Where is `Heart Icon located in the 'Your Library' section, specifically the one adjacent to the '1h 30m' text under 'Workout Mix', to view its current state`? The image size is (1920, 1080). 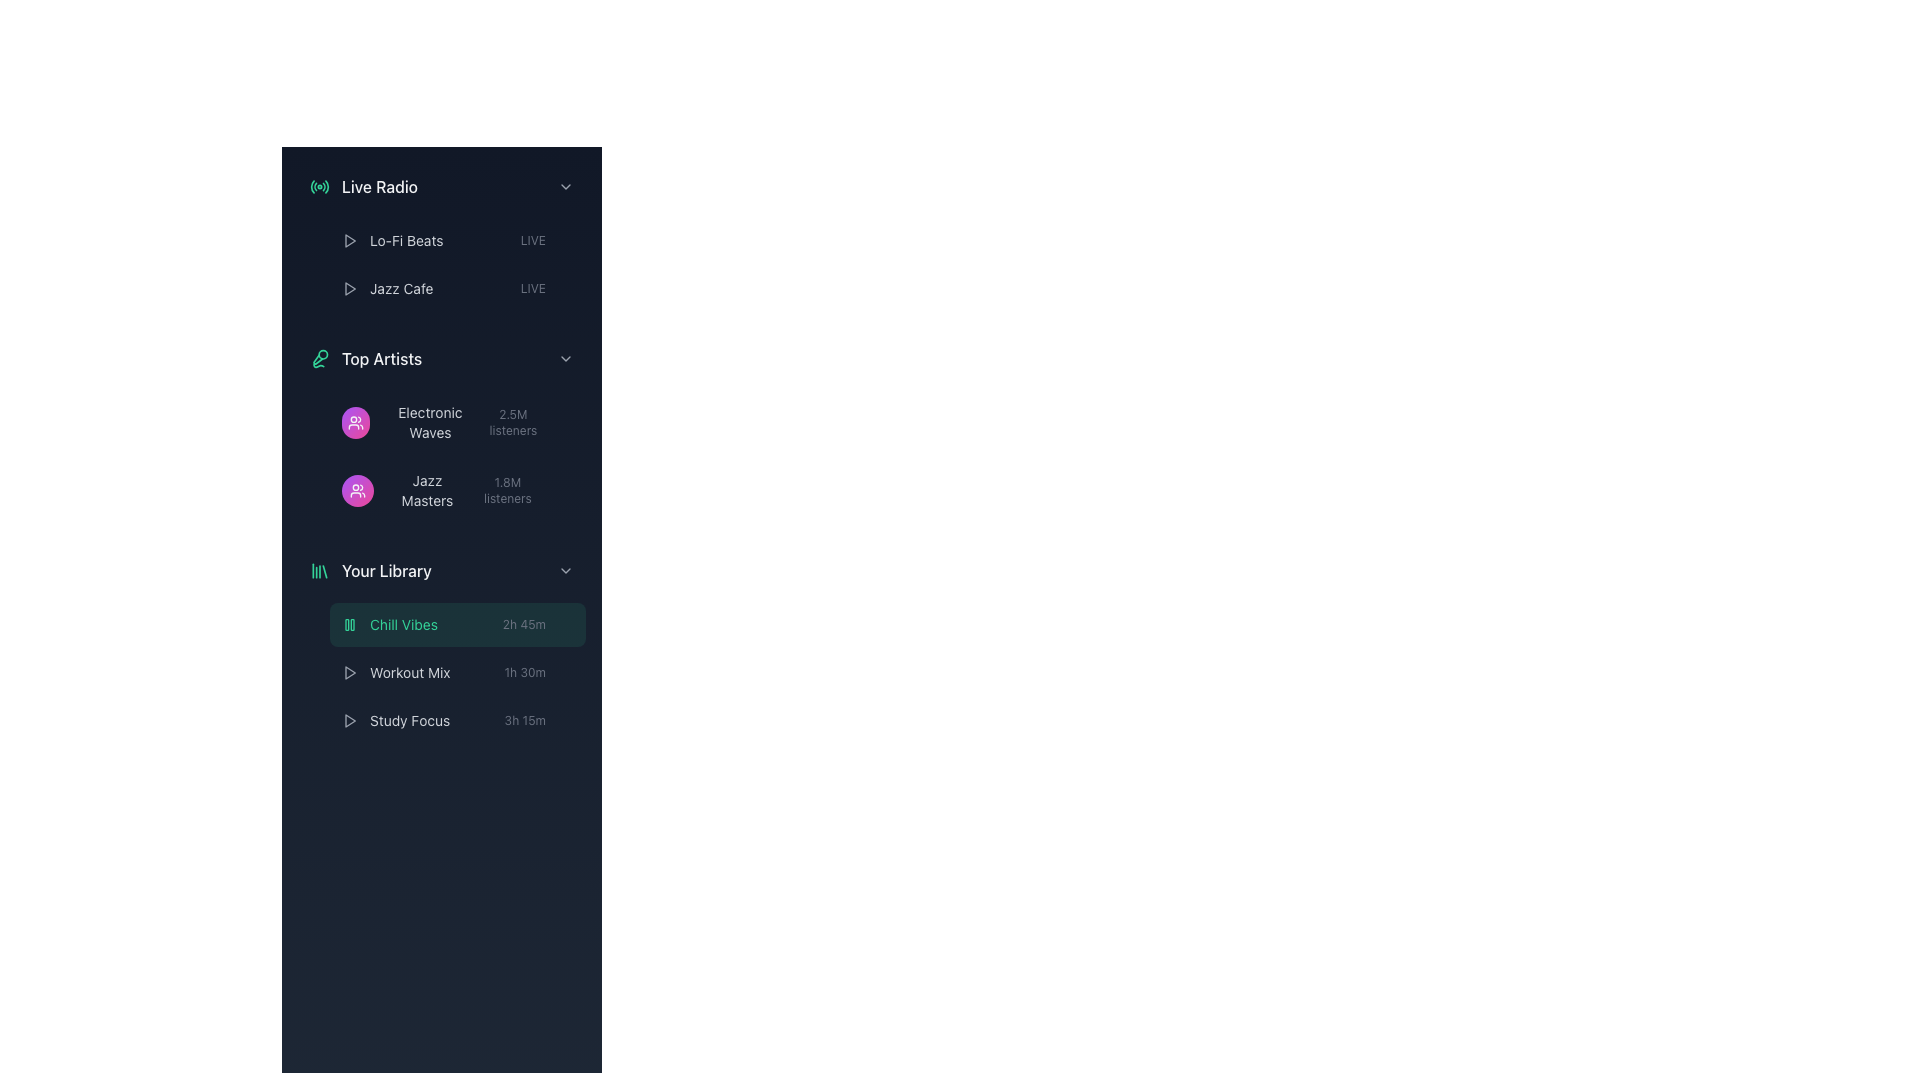 Heart Icon located in the 'Your Library' section, specifically the one adjacent to the '1h 30m' text under 'Workout Mix', to view its current state is located at coordinates (565, 672).